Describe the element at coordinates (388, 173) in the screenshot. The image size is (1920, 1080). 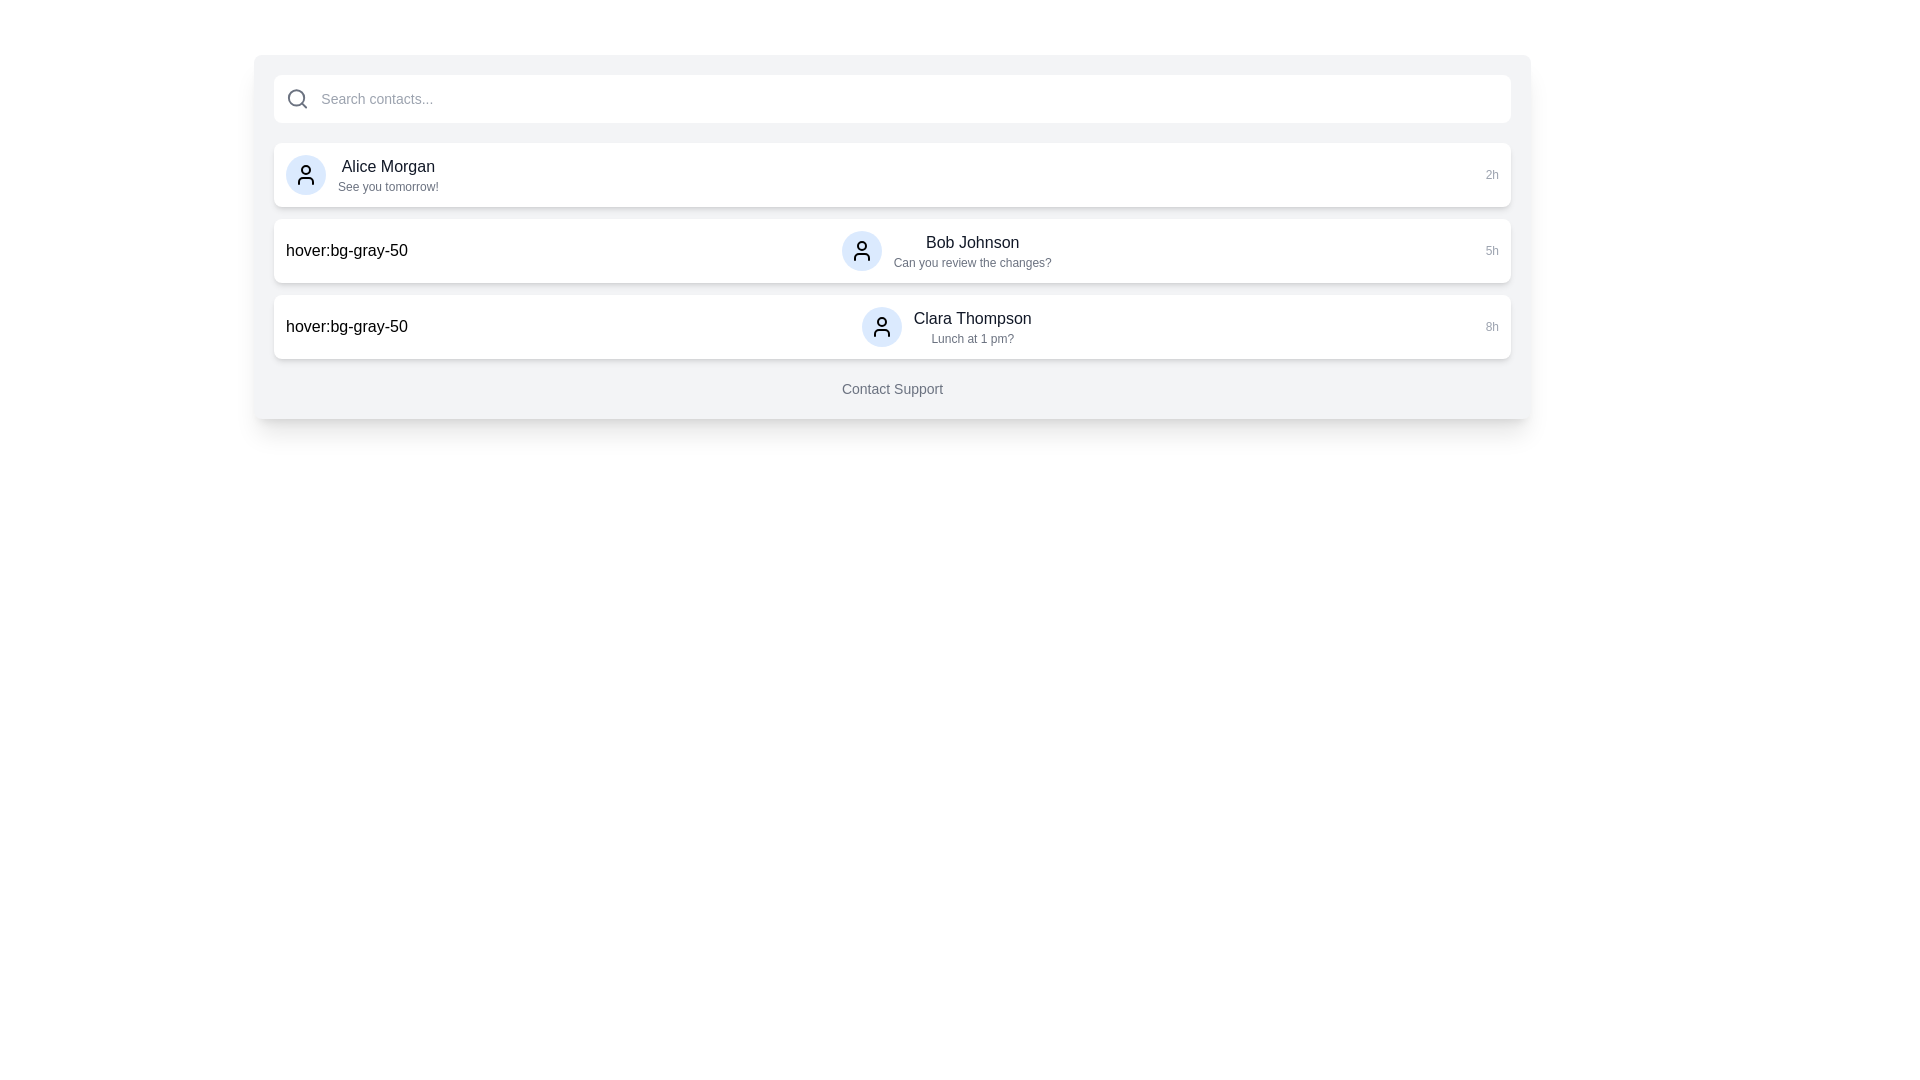
I see `the Text Label Group displaying 'Alice Morgan' and 'See you tomorrow!'` at that location.